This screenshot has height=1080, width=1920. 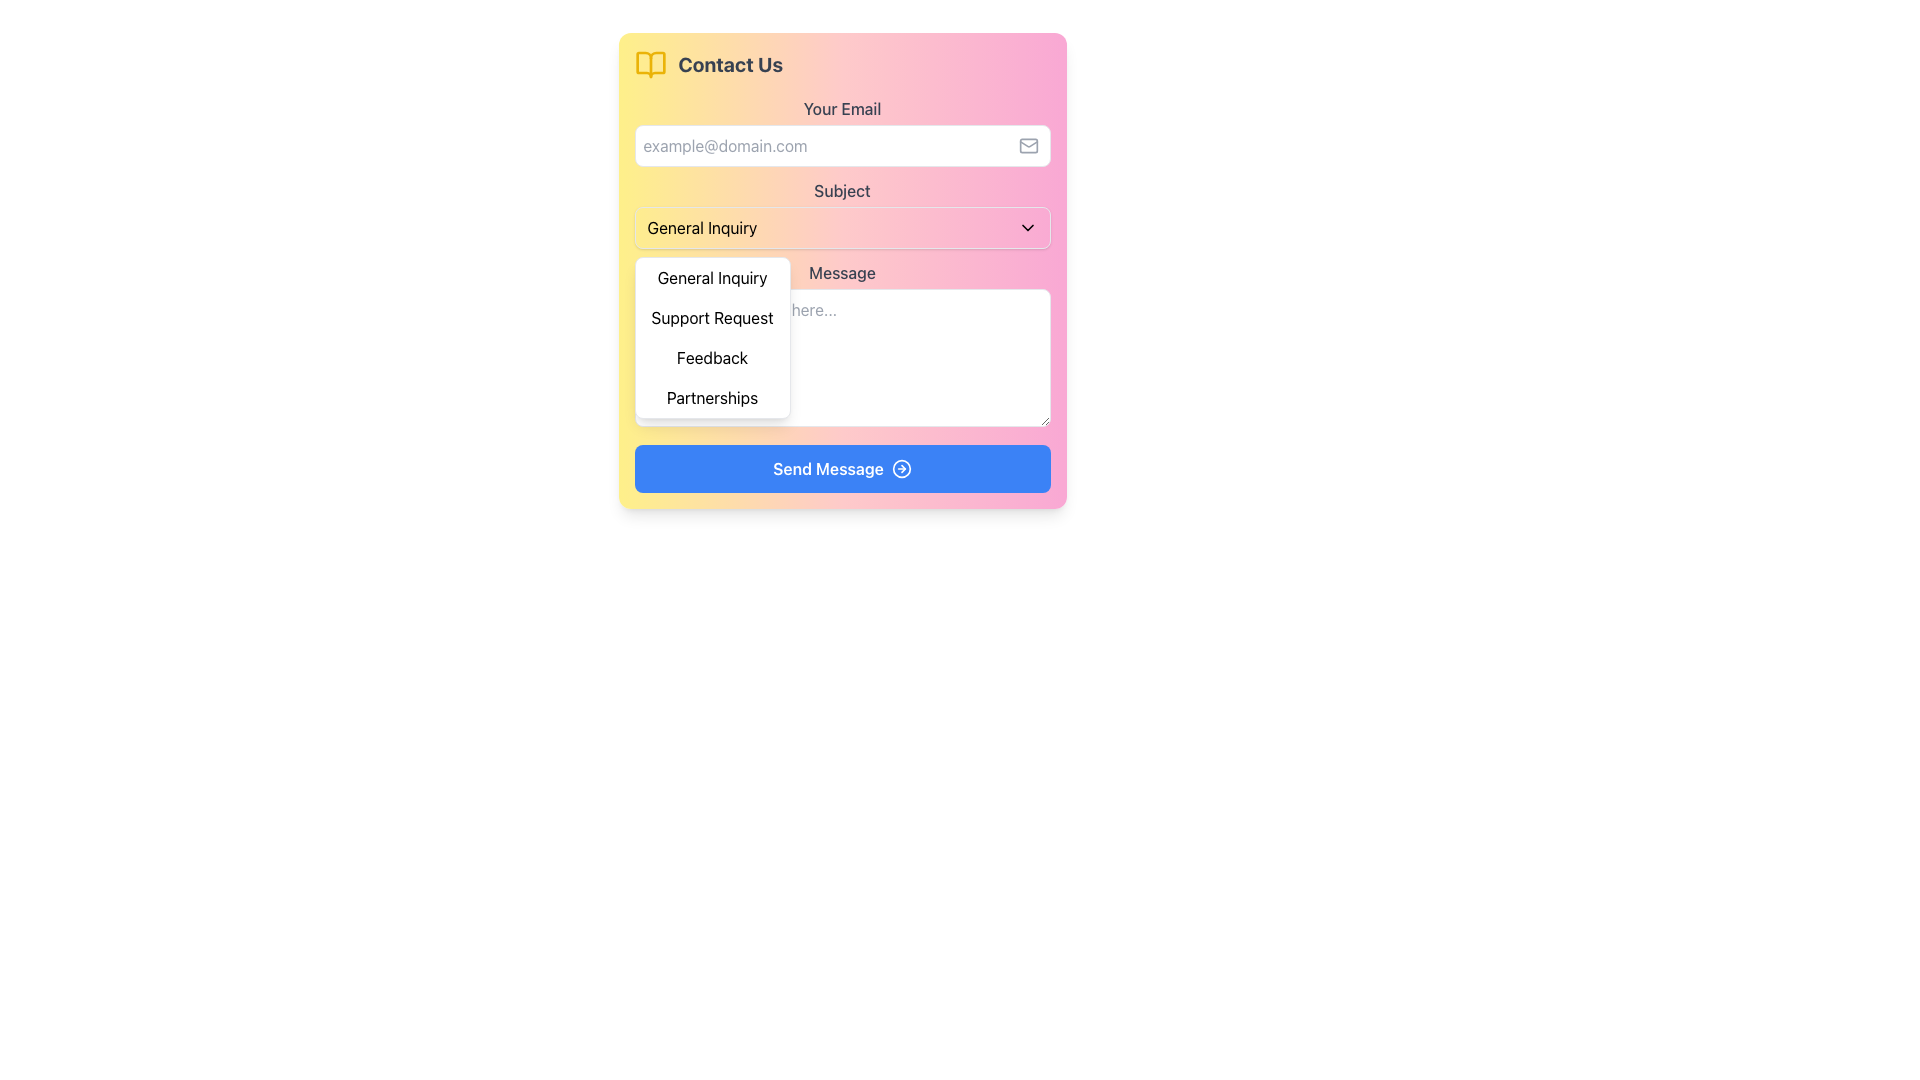 I want to click on the second option in the dropdown menu which includes 'Support Request', so click(x=712, y=337).